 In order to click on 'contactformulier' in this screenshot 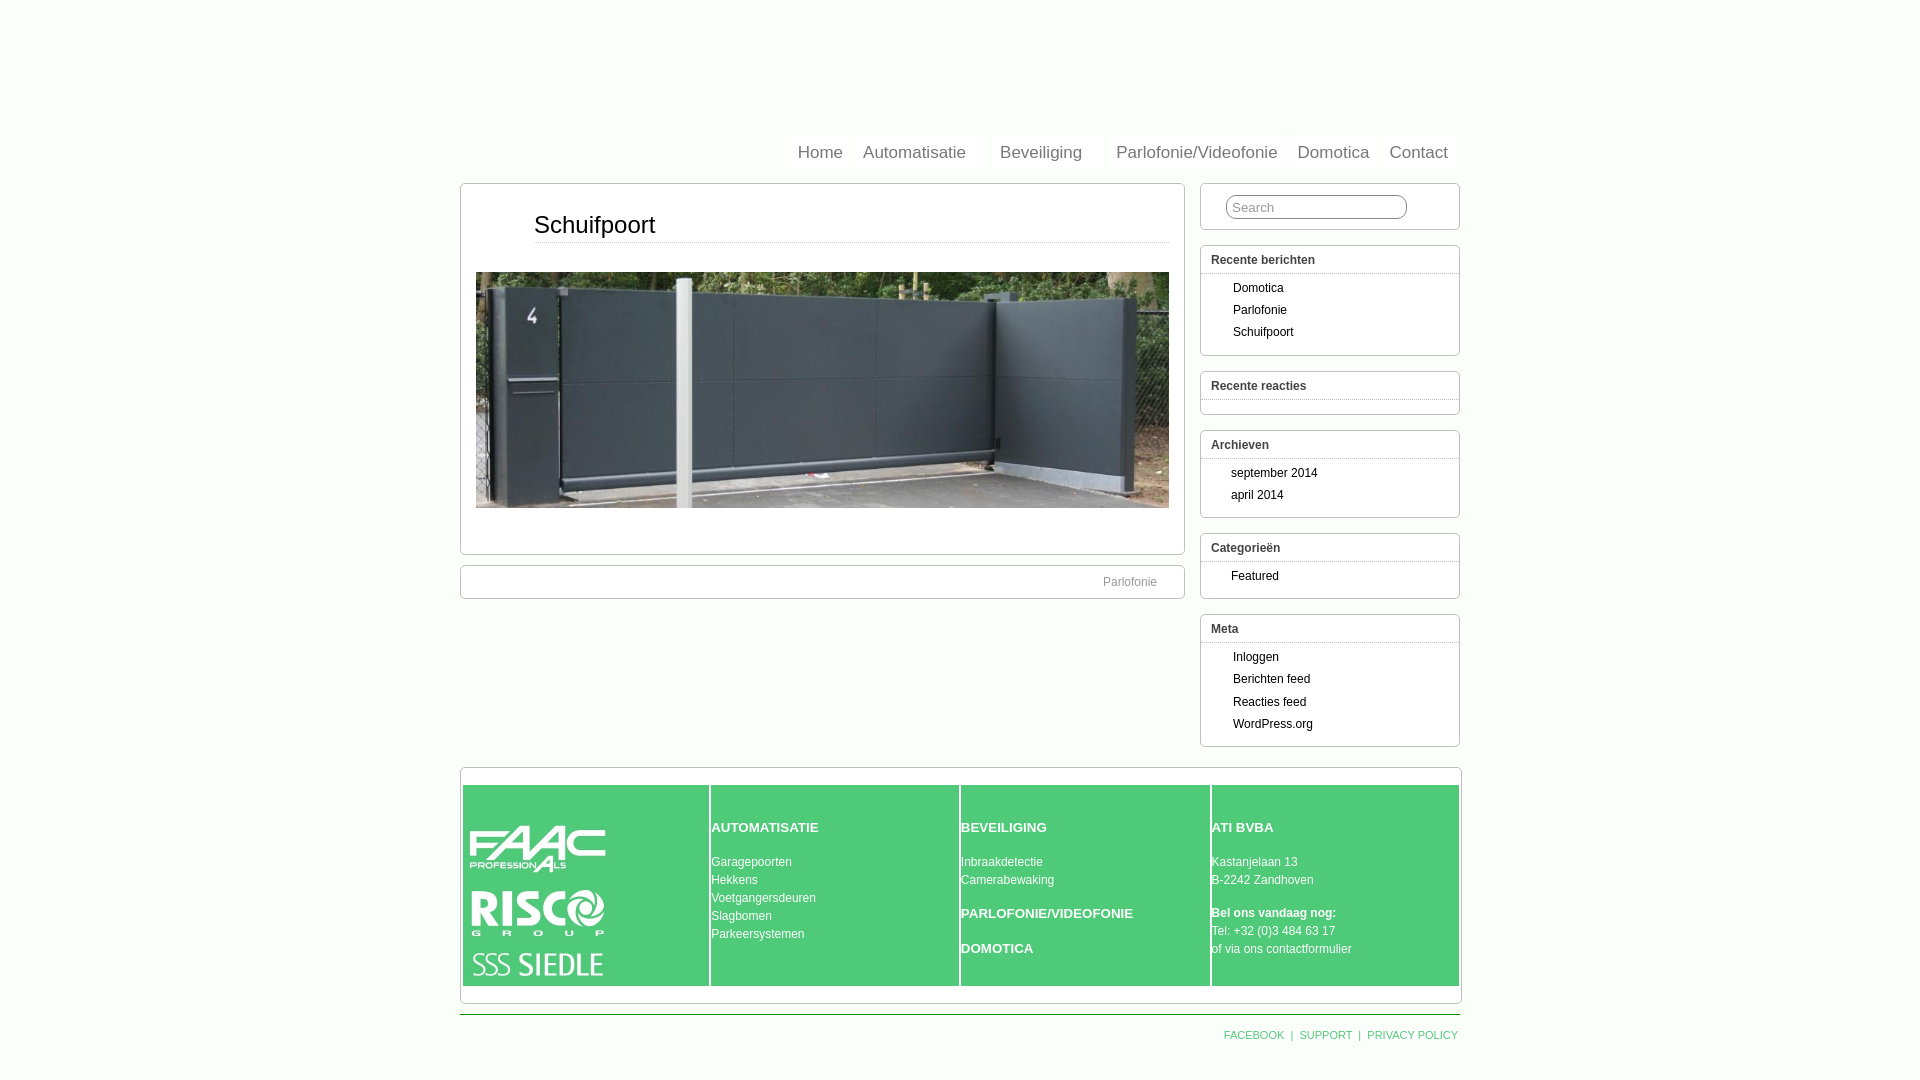, I will do `click(1308, 947)`.